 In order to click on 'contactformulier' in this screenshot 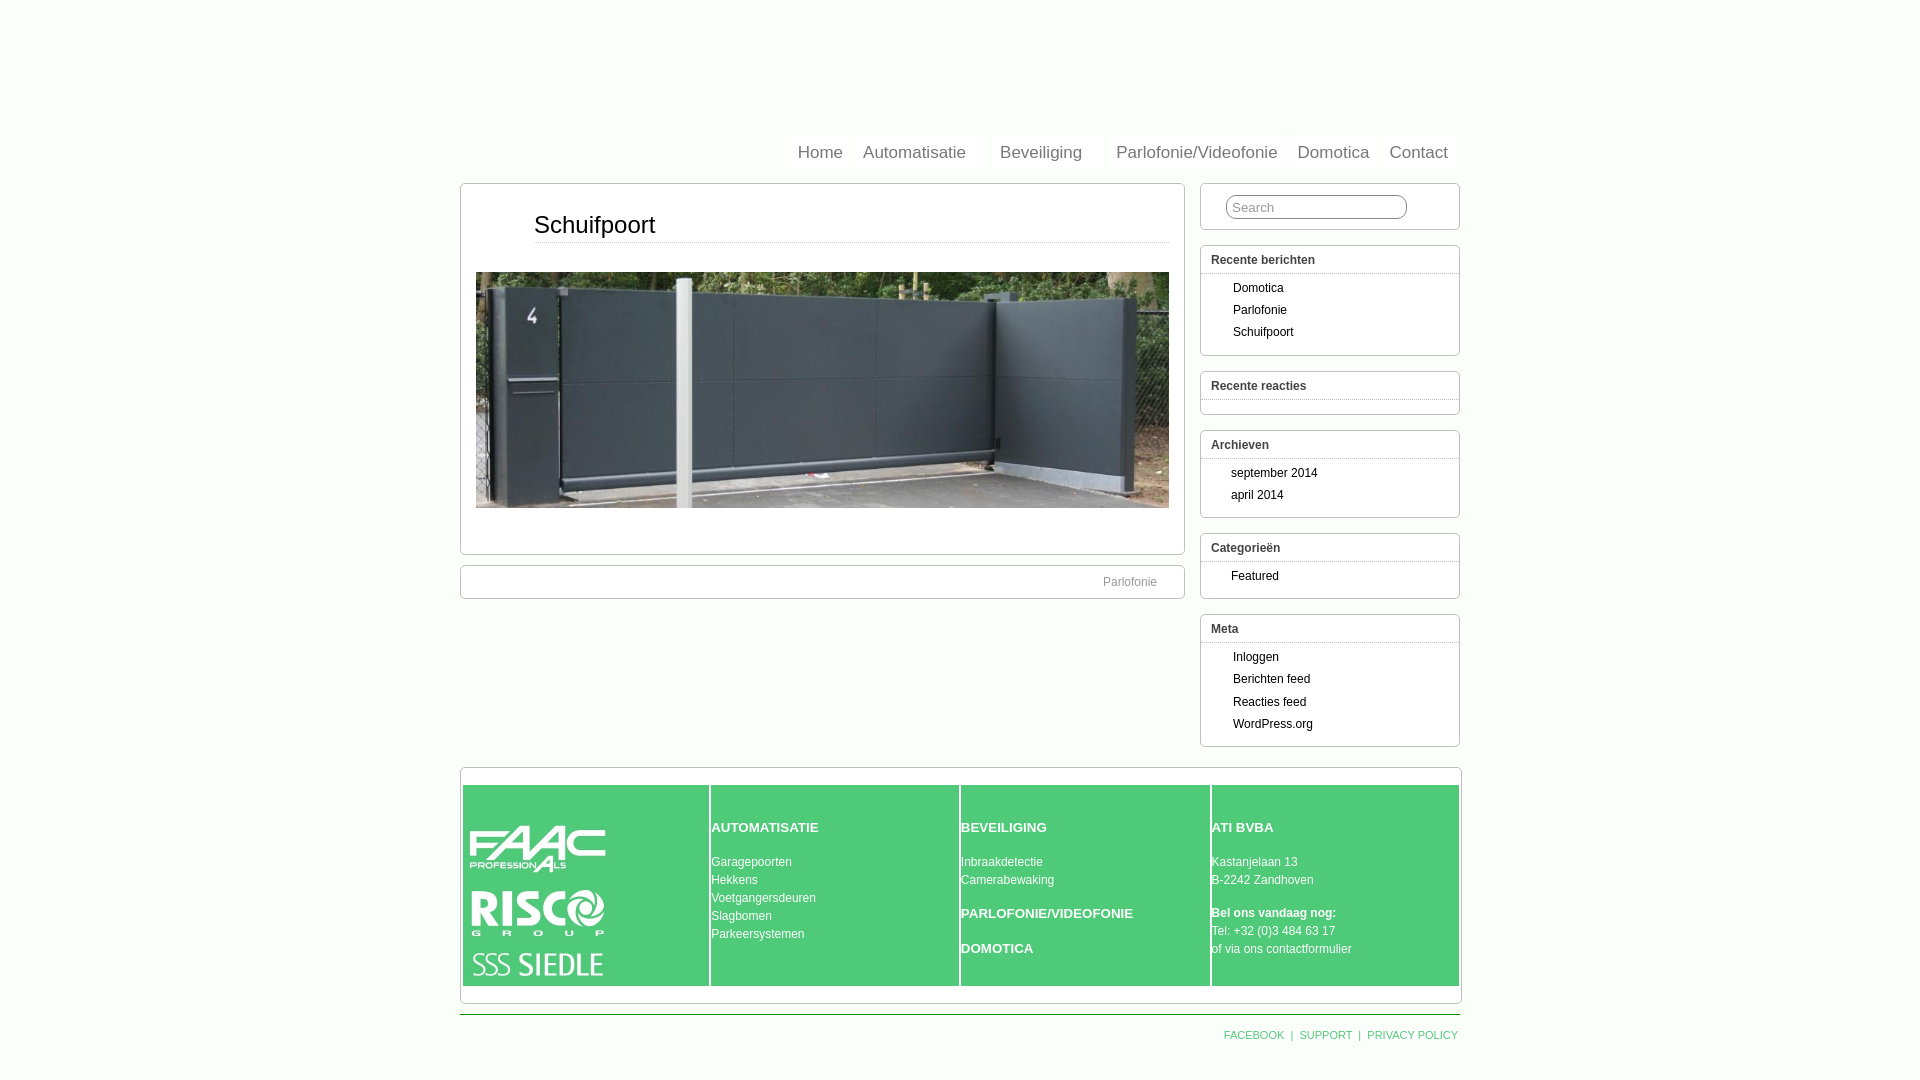, I will do `click(1308, 947)`.